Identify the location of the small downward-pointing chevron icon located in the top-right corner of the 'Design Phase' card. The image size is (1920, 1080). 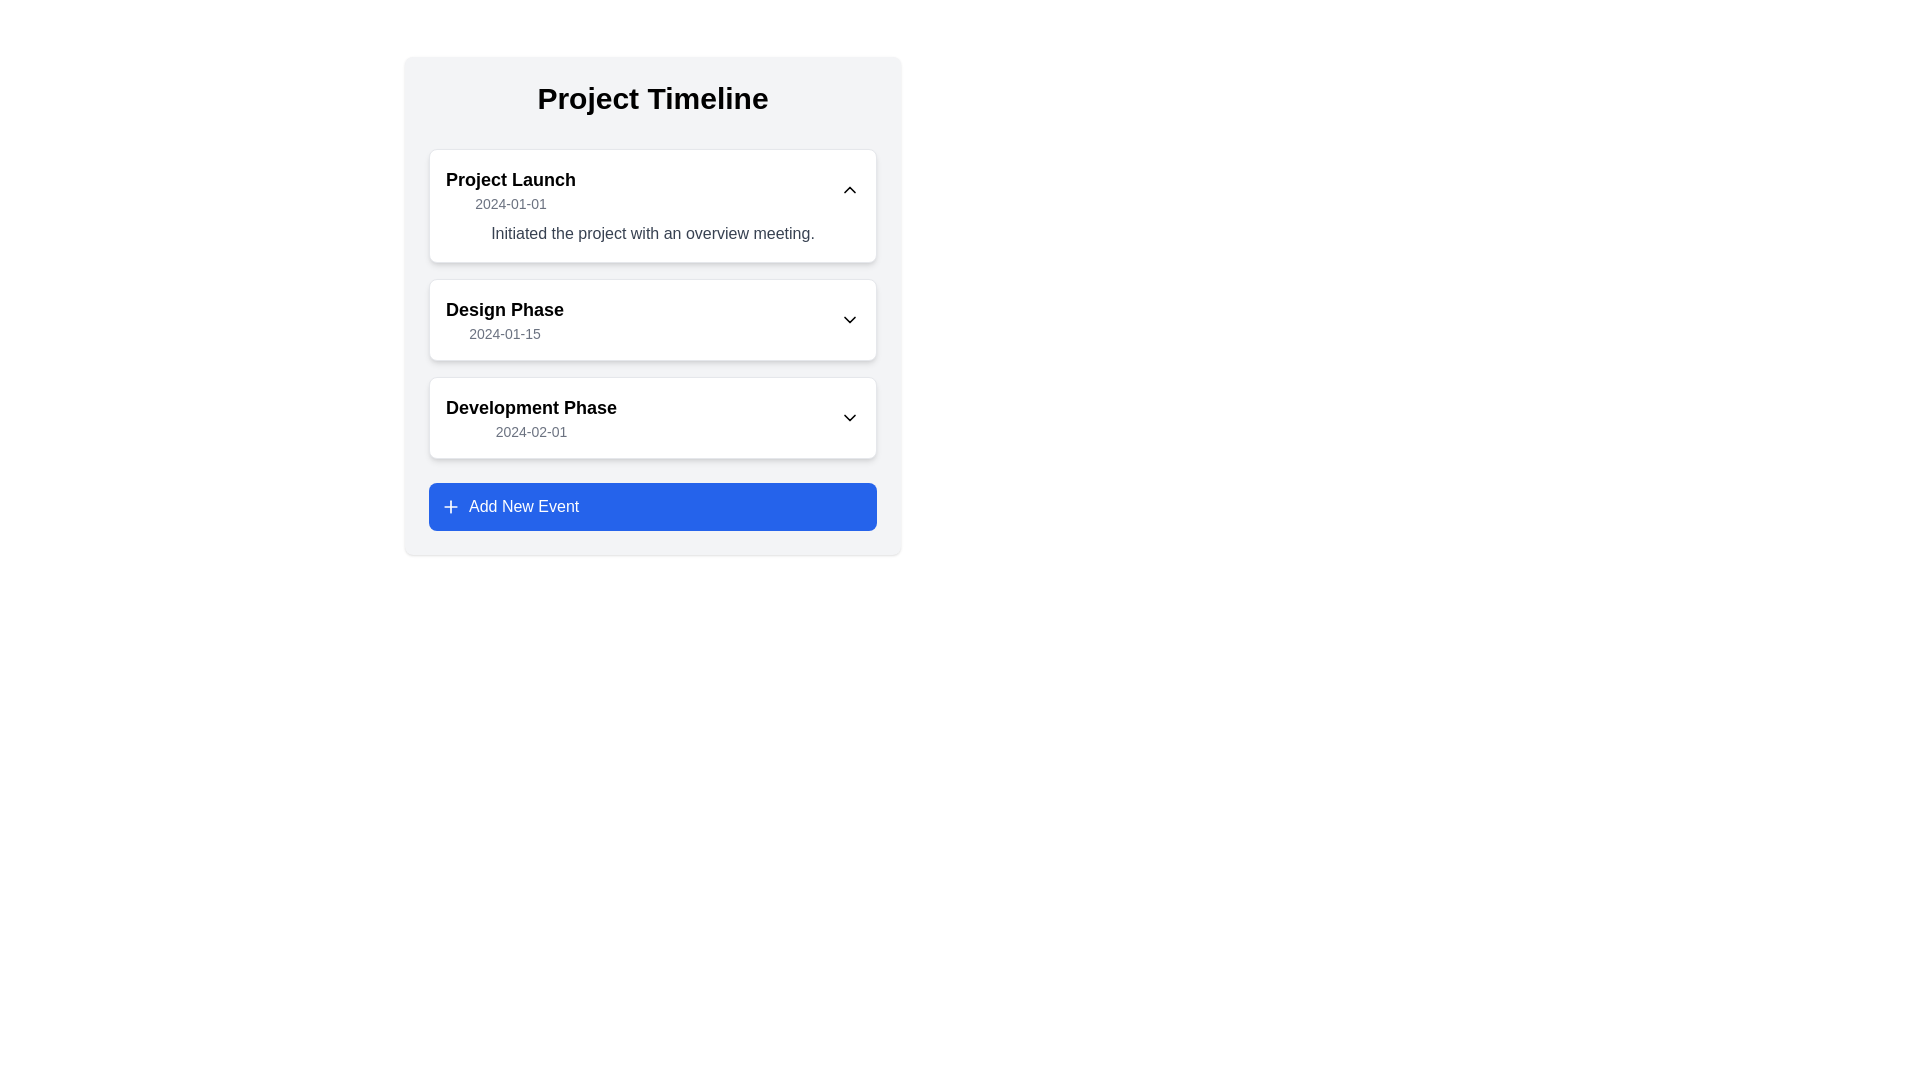
(849, 319).